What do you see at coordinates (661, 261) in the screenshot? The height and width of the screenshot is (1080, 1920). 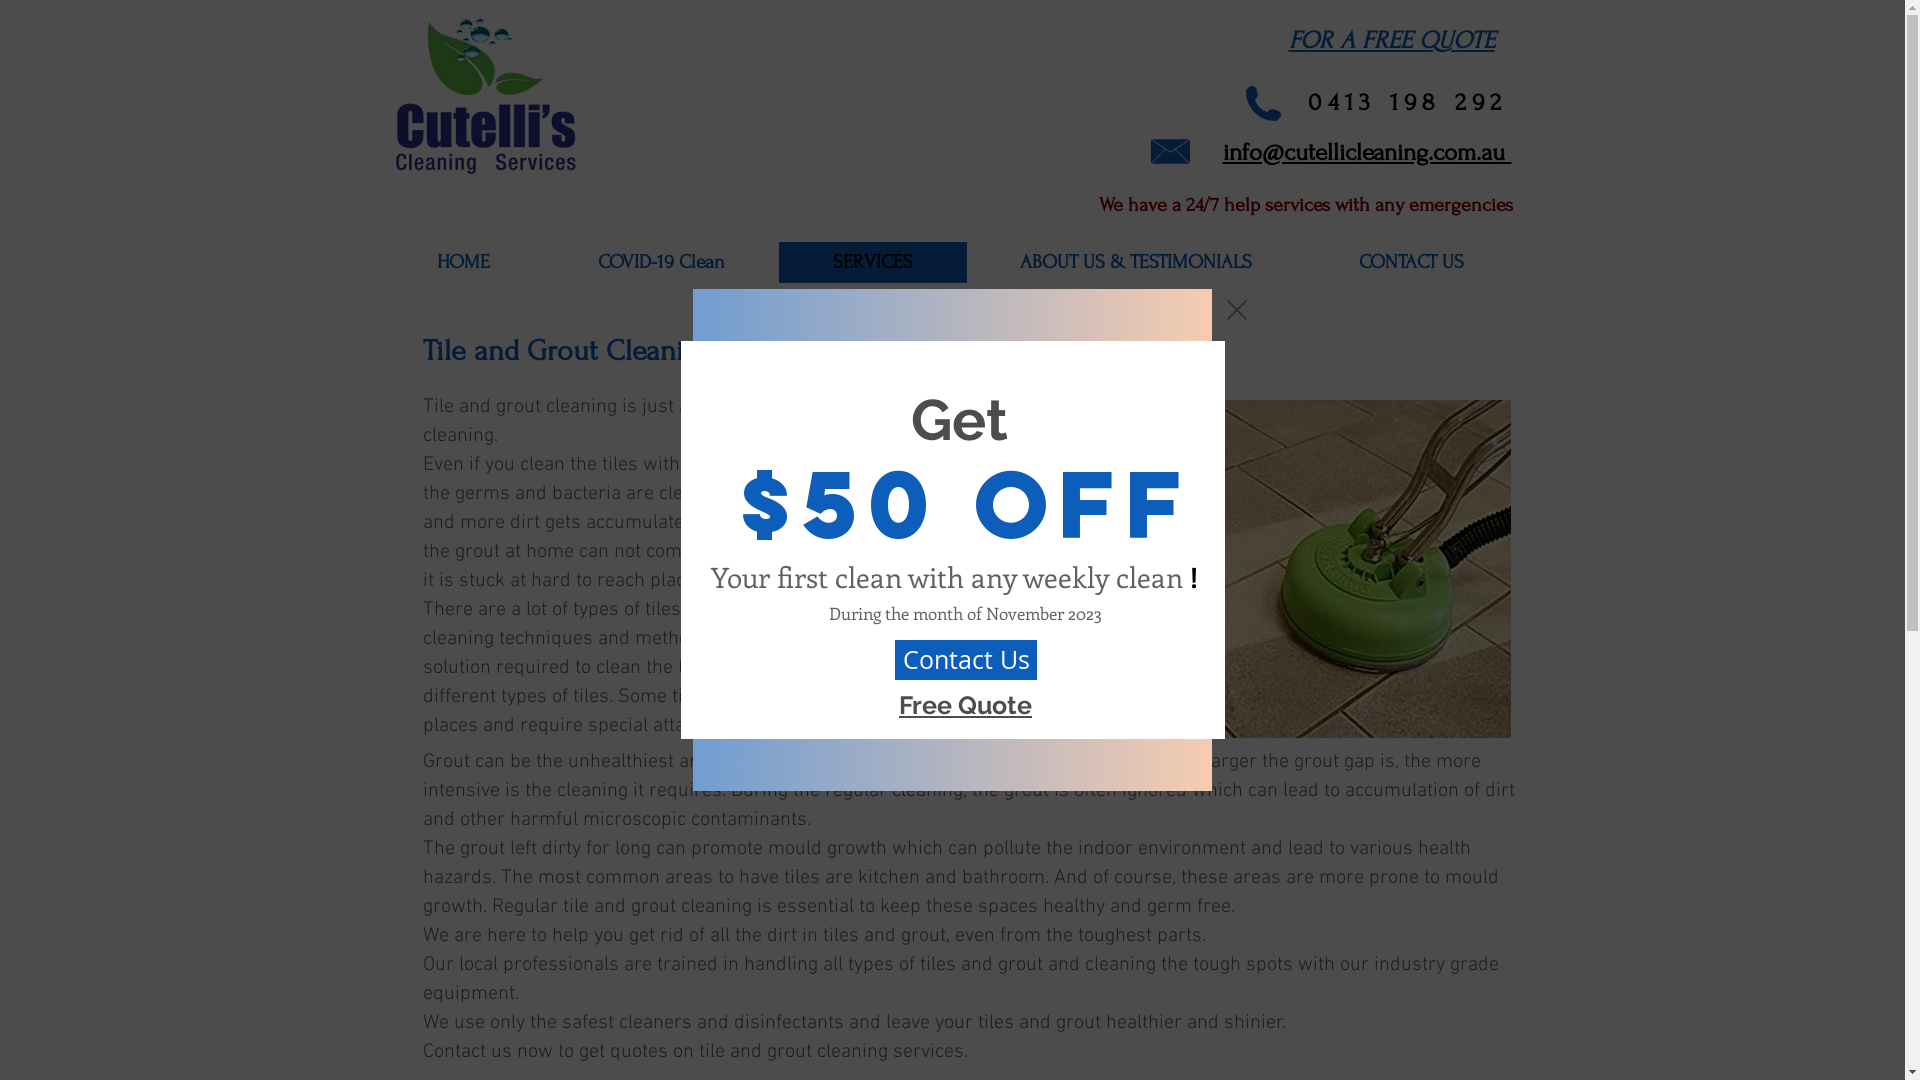 I see `'COVID-19 Clean'` at bounding box center [661, 261].